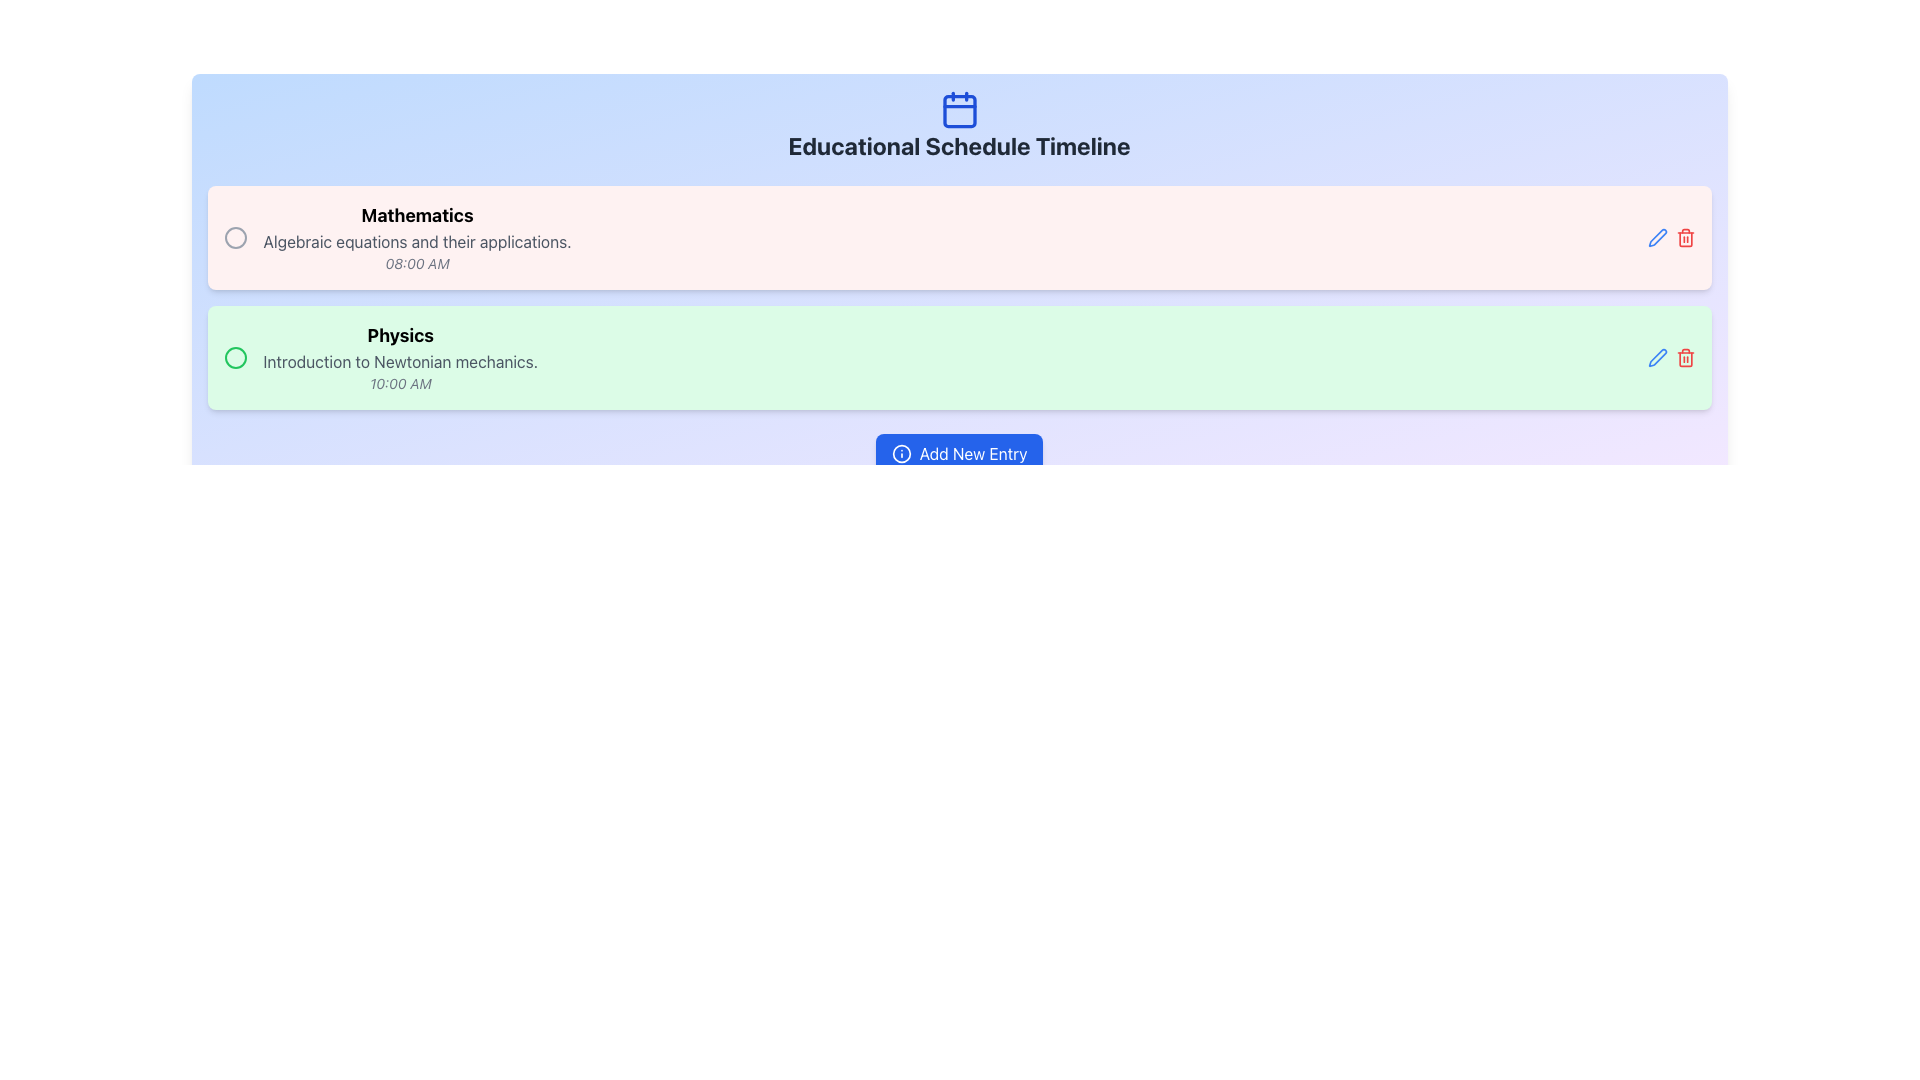 The height and width of the screenshot is (1080, 1920). Describe the element at coordinates (958, 110) in the screenshot. I see `the calendar icon, which is a decorative element above the 'Educational Schedule Timeline' text and is filled blue` at that location.